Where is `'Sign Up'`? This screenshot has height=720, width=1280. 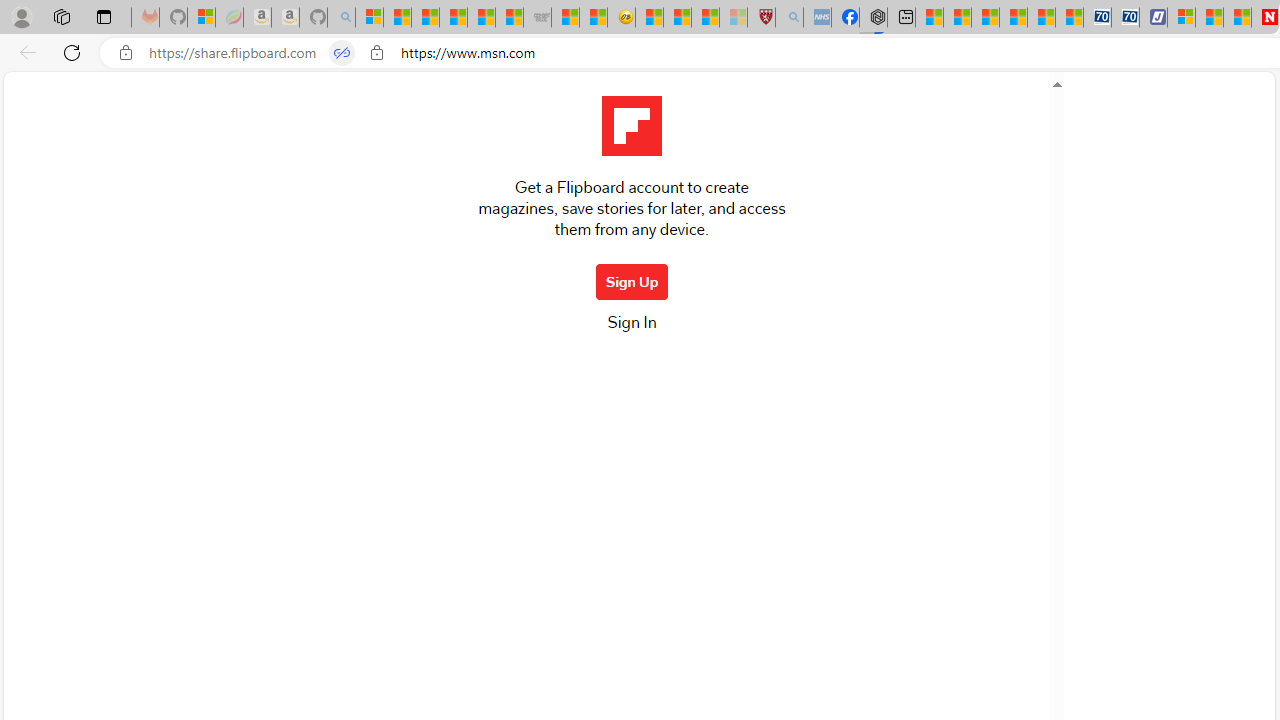 'Sign Up' is located at coordinates (631, 282).